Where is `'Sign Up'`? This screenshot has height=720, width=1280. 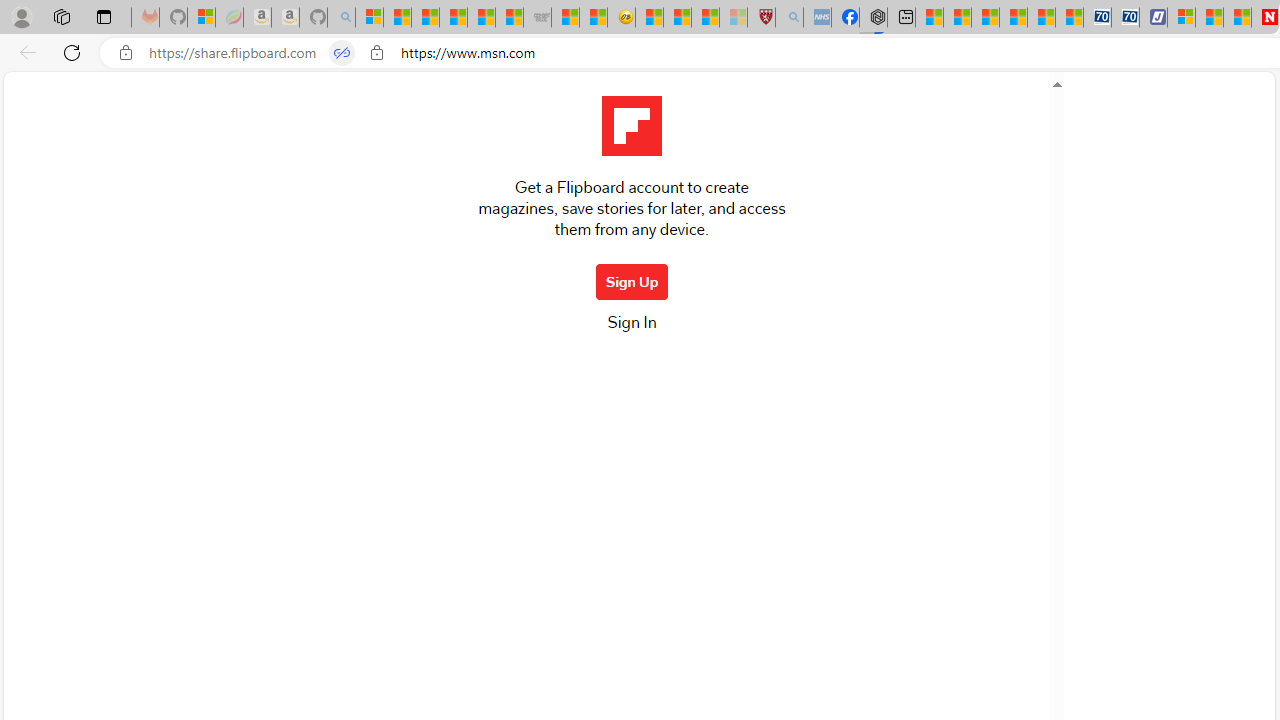 'Sign Up' is located at coordinates (631, 282).